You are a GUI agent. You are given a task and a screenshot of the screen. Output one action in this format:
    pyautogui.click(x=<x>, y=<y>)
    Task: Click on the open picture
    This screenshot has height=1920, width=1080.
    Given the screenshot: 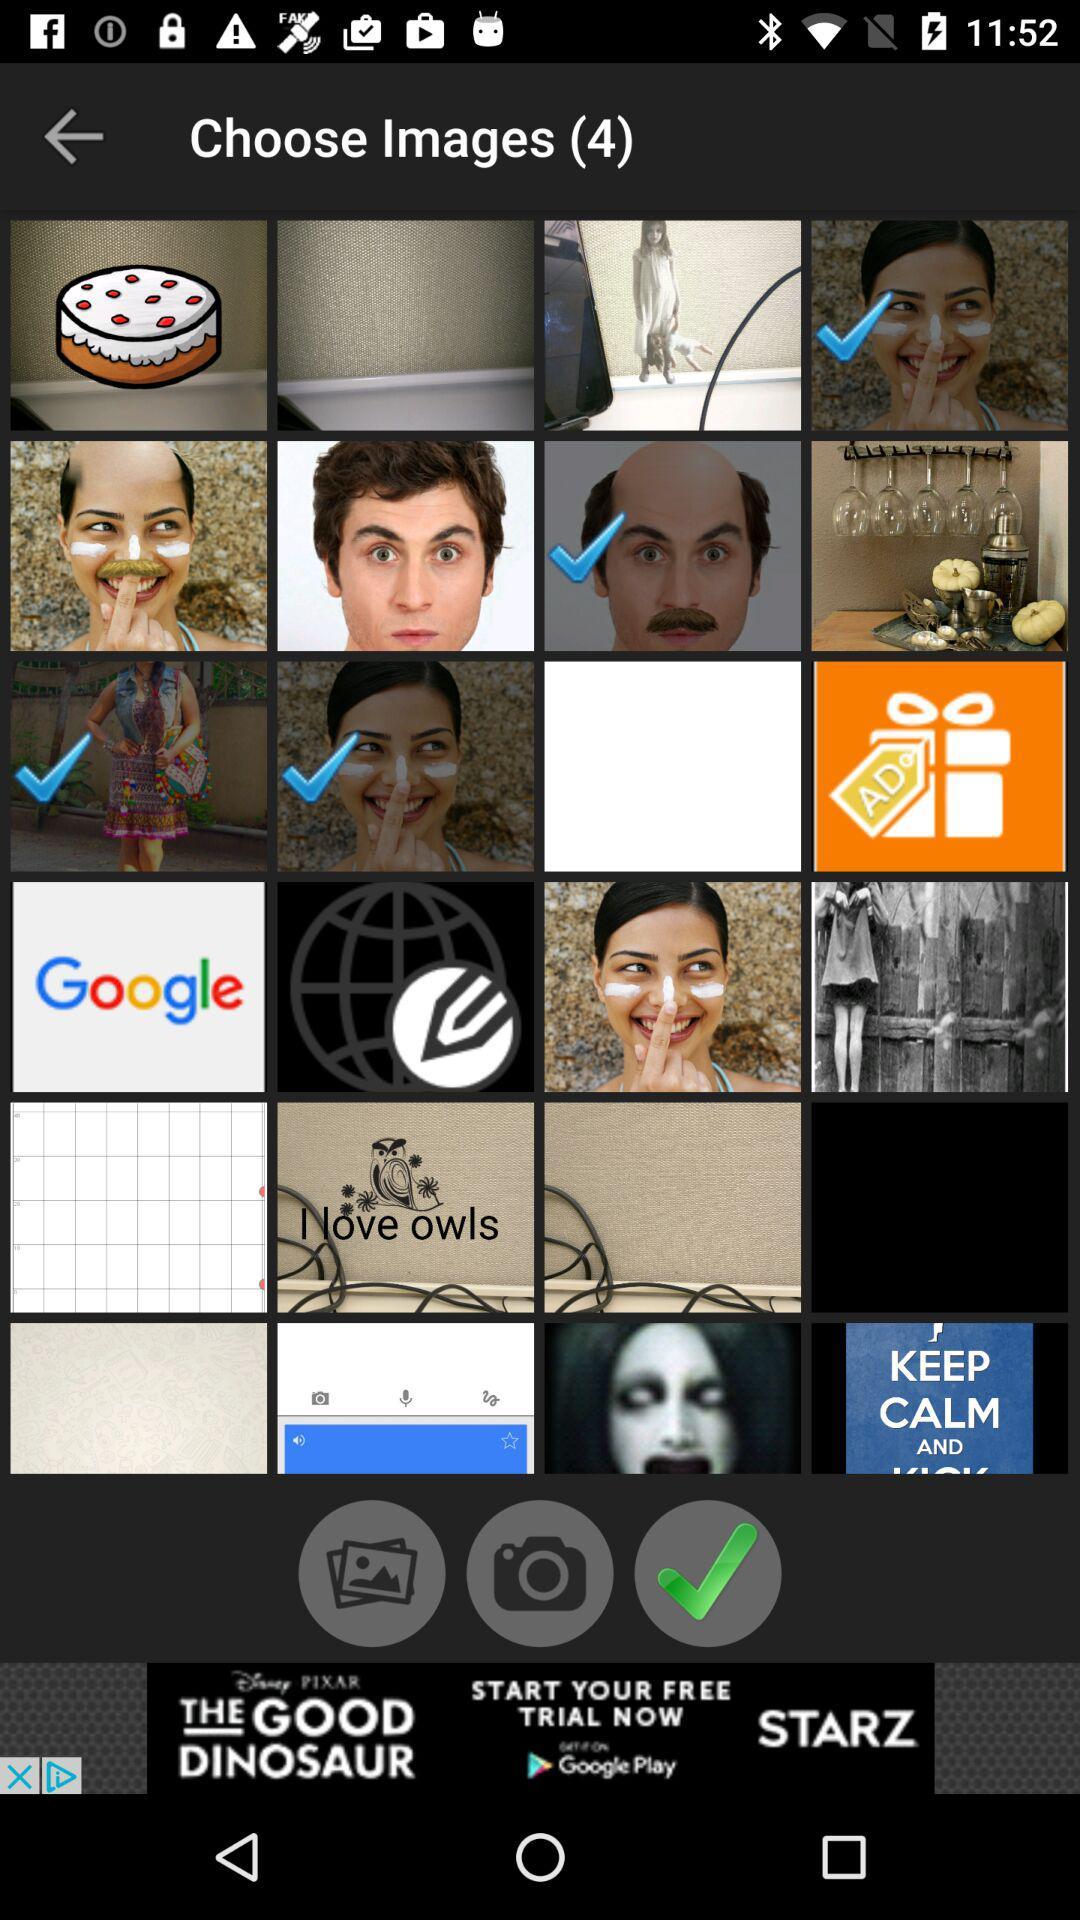 What is the action you would take?
    pyautogui.click(x=672, y=546)
    